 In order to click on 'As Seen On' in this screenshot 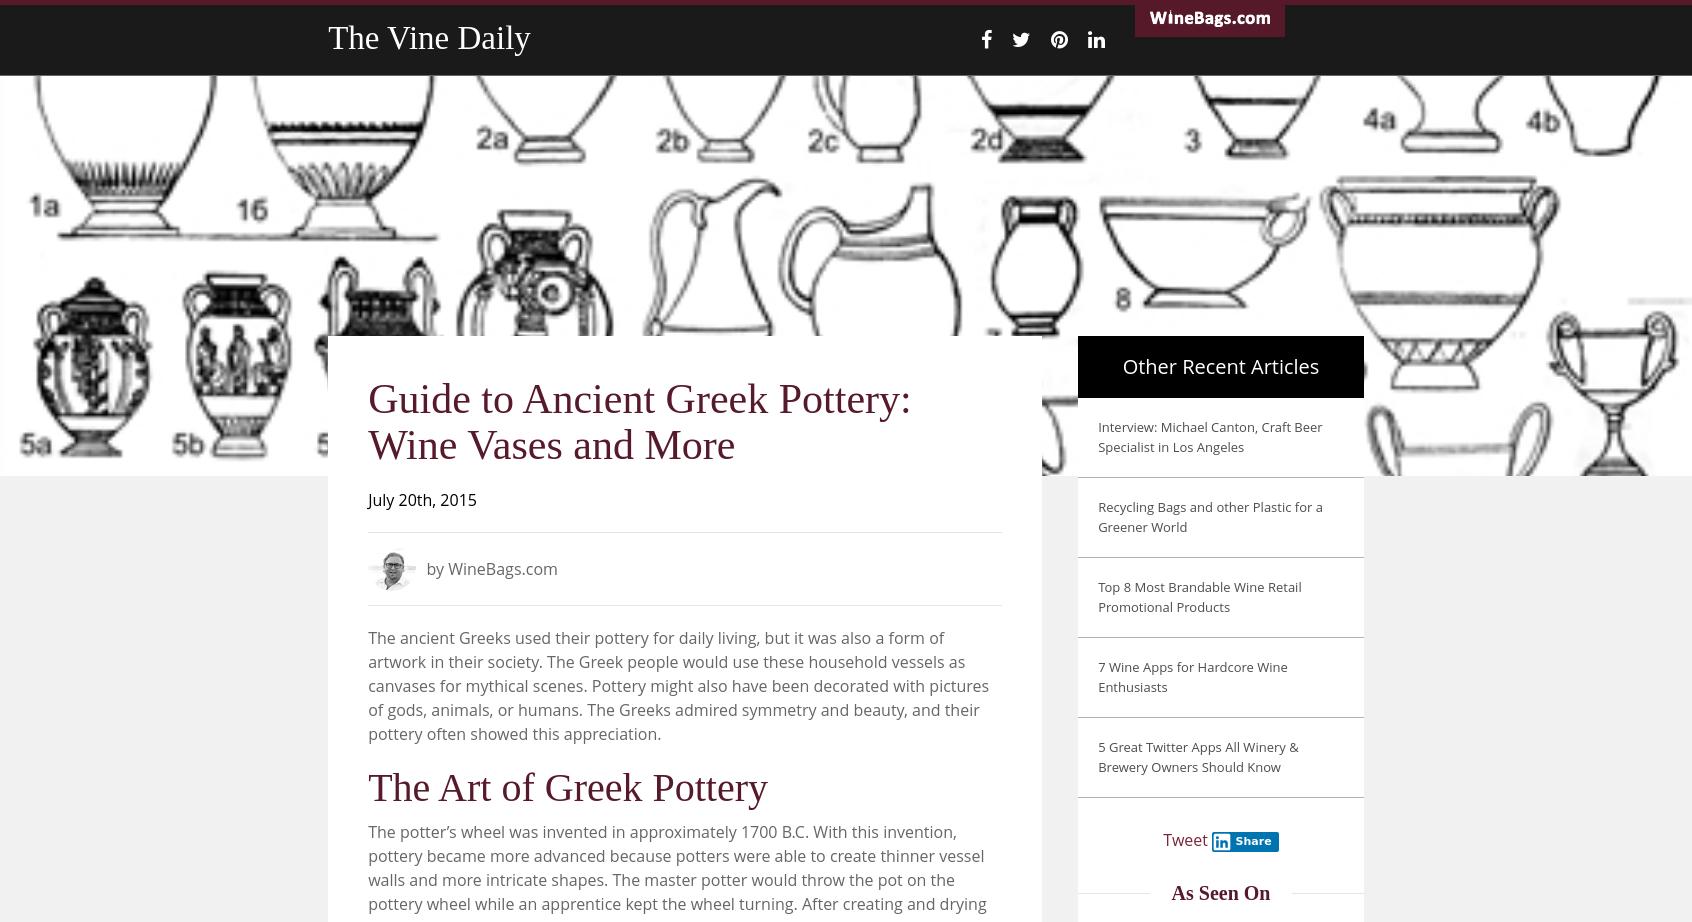, I will do `click(1220, 891)`.